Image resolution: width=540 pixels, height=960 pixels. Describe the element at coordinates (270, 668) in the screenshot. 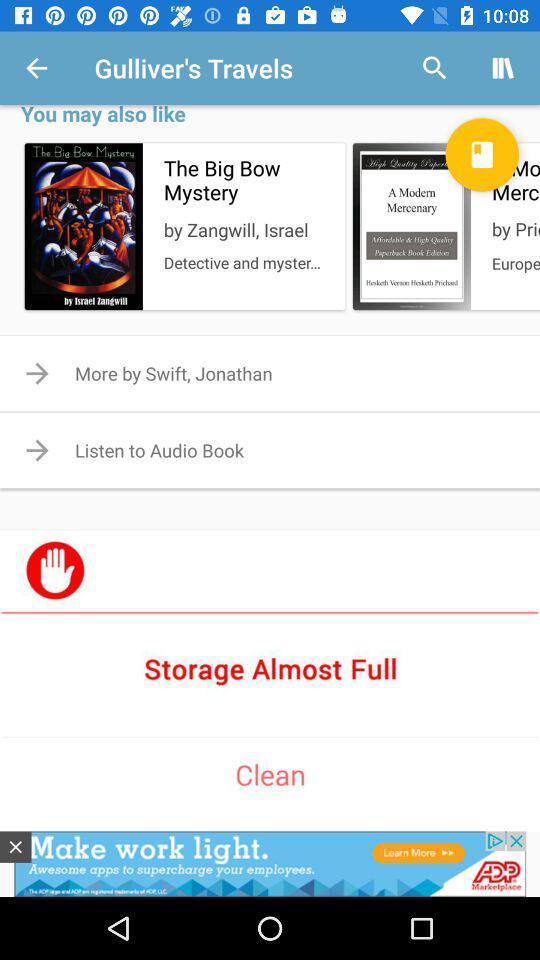

I see `visit sponsor advertisement` at that location.